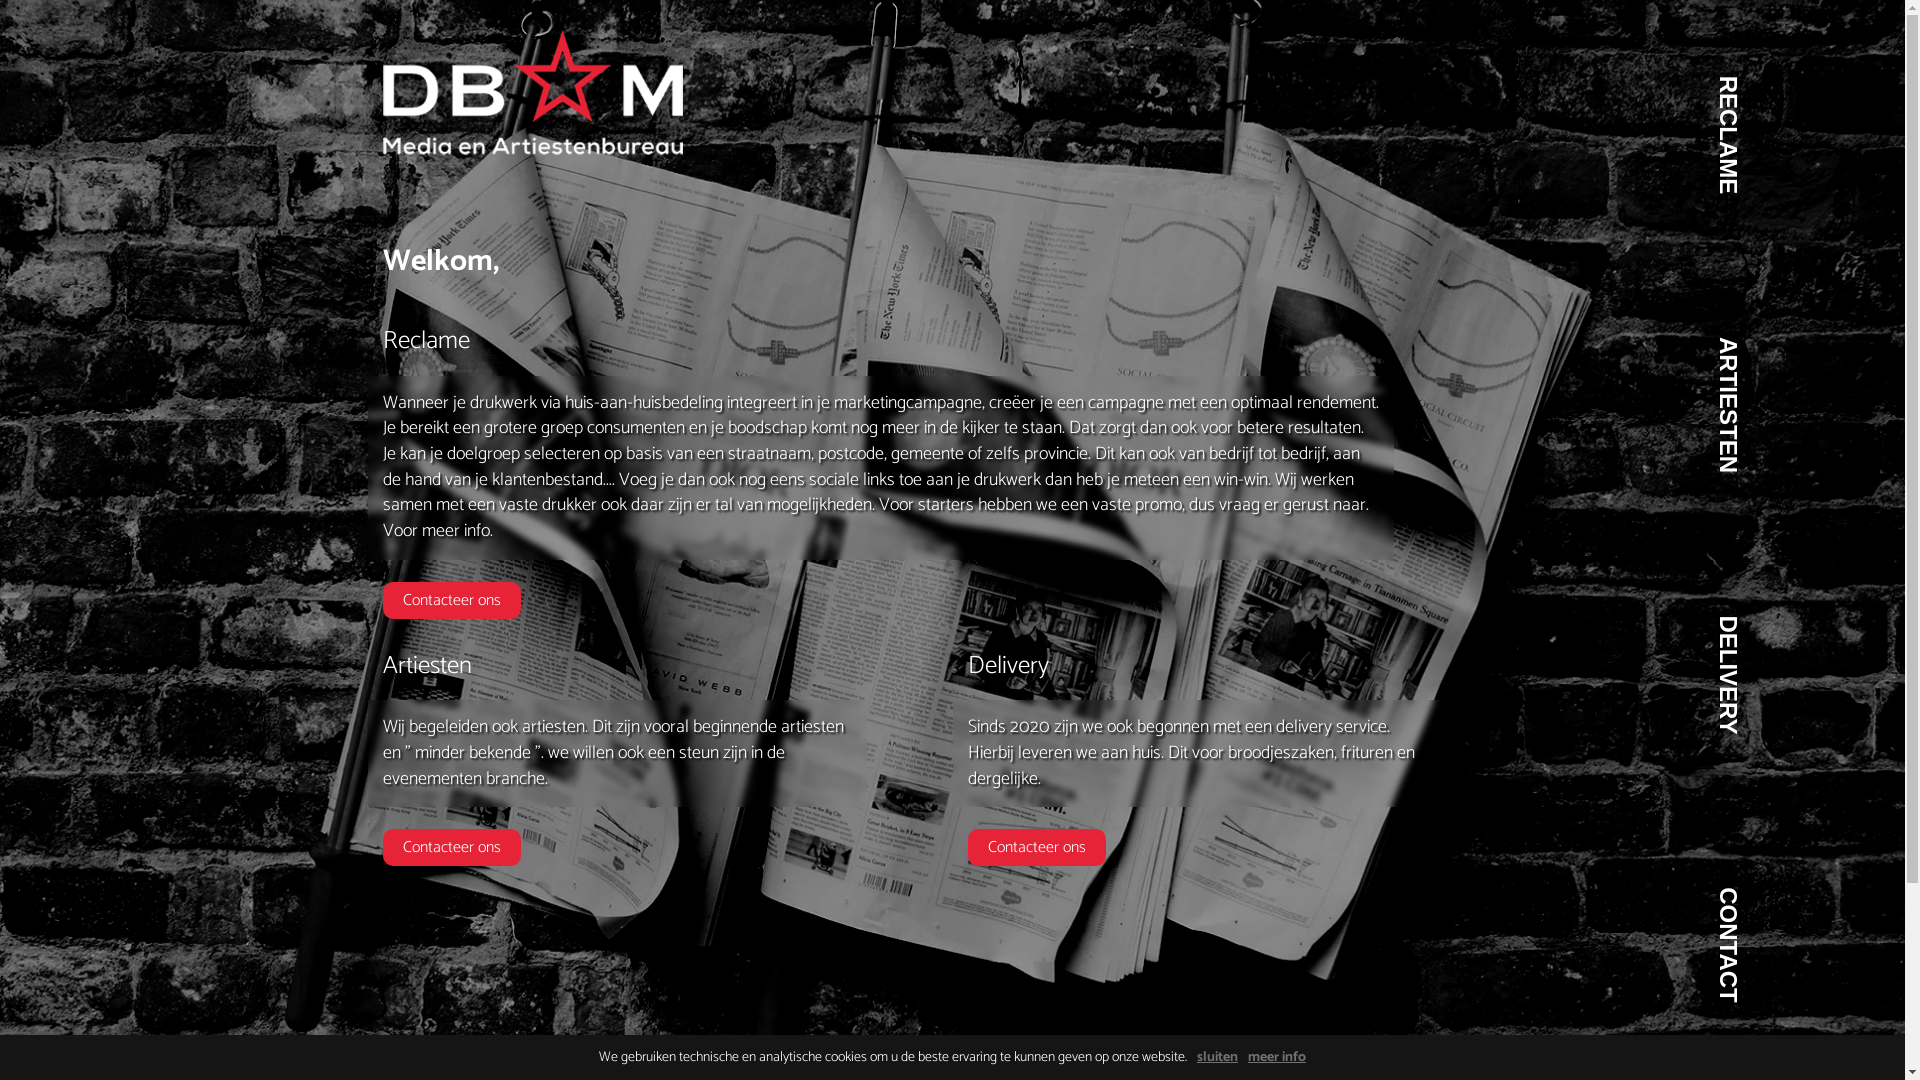  I want to click on 'sluiten', so click(1216, 1056).